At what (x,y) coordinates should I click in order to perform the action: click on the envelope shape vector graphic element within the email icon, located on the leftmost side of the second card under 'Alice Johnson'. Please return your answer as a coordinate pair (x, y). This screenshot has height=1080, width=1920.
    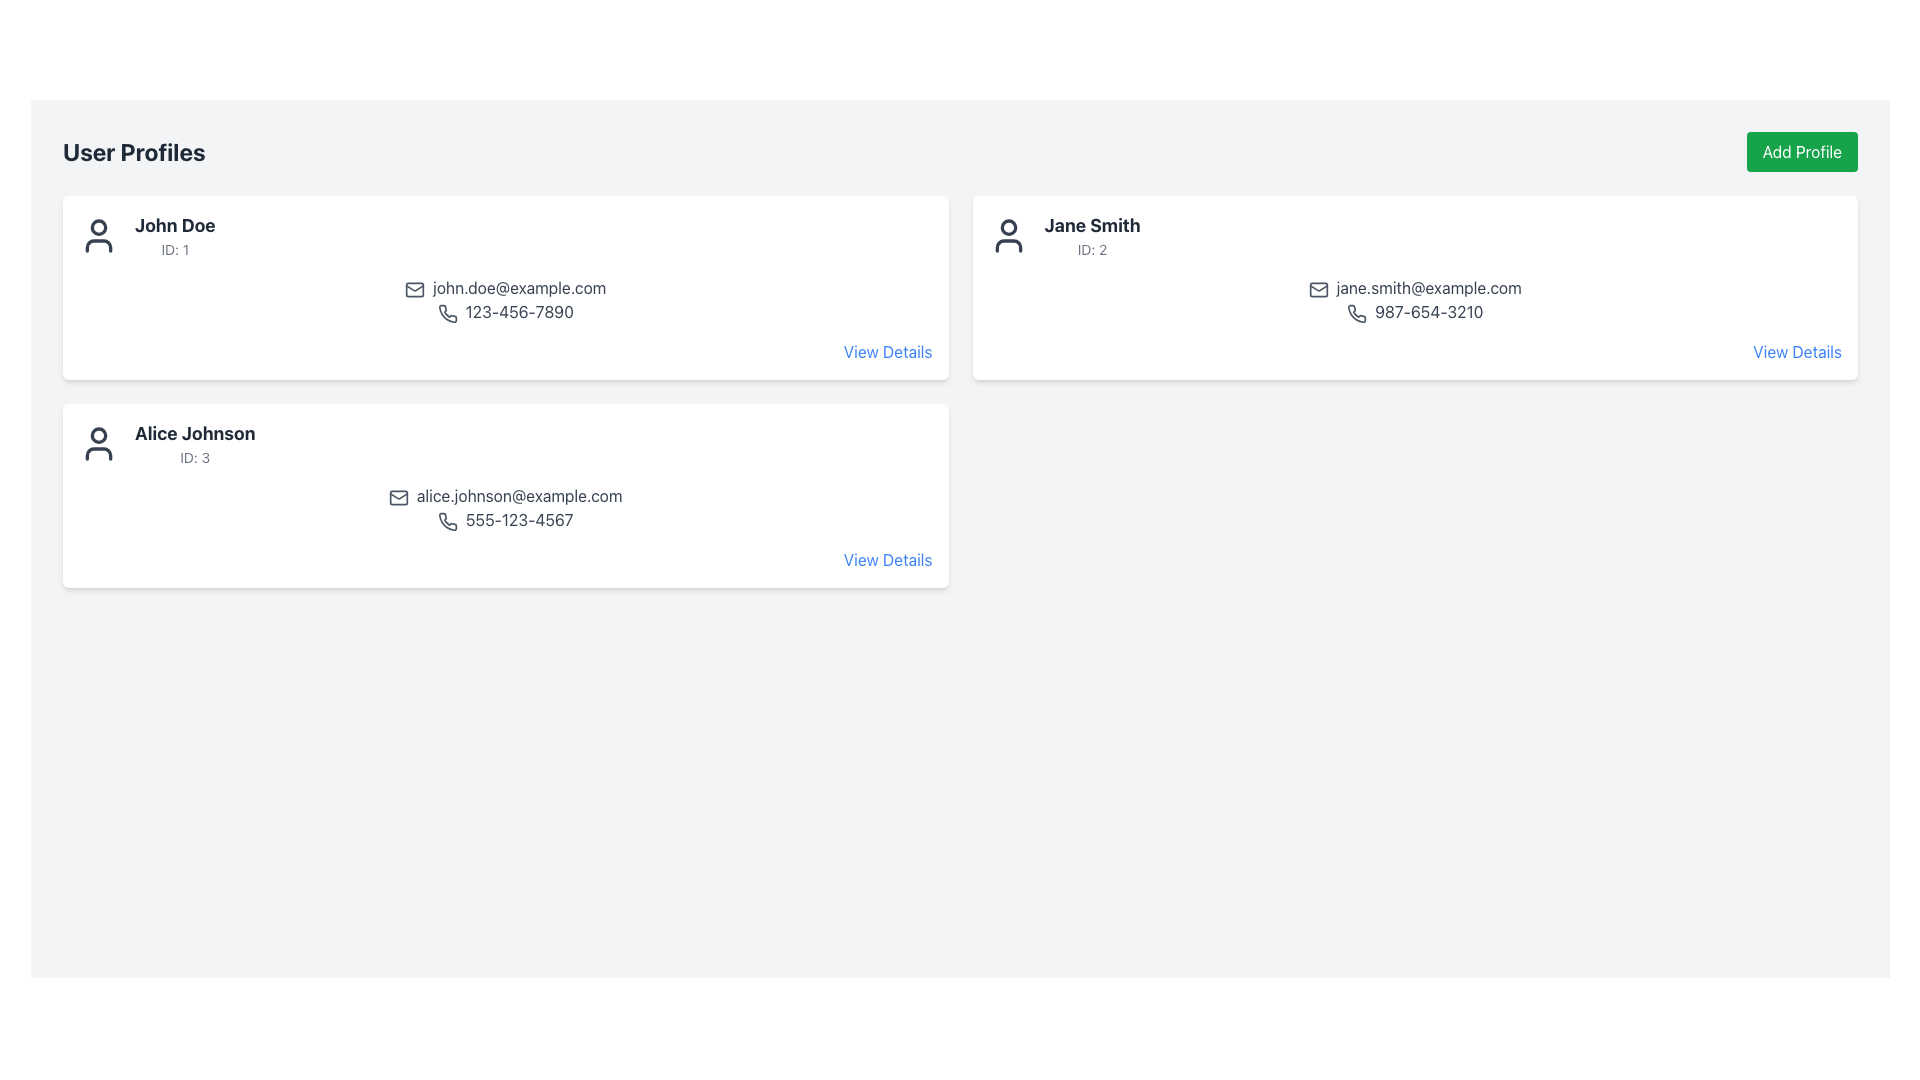
    Looking at the image, I should click on (398, 496).